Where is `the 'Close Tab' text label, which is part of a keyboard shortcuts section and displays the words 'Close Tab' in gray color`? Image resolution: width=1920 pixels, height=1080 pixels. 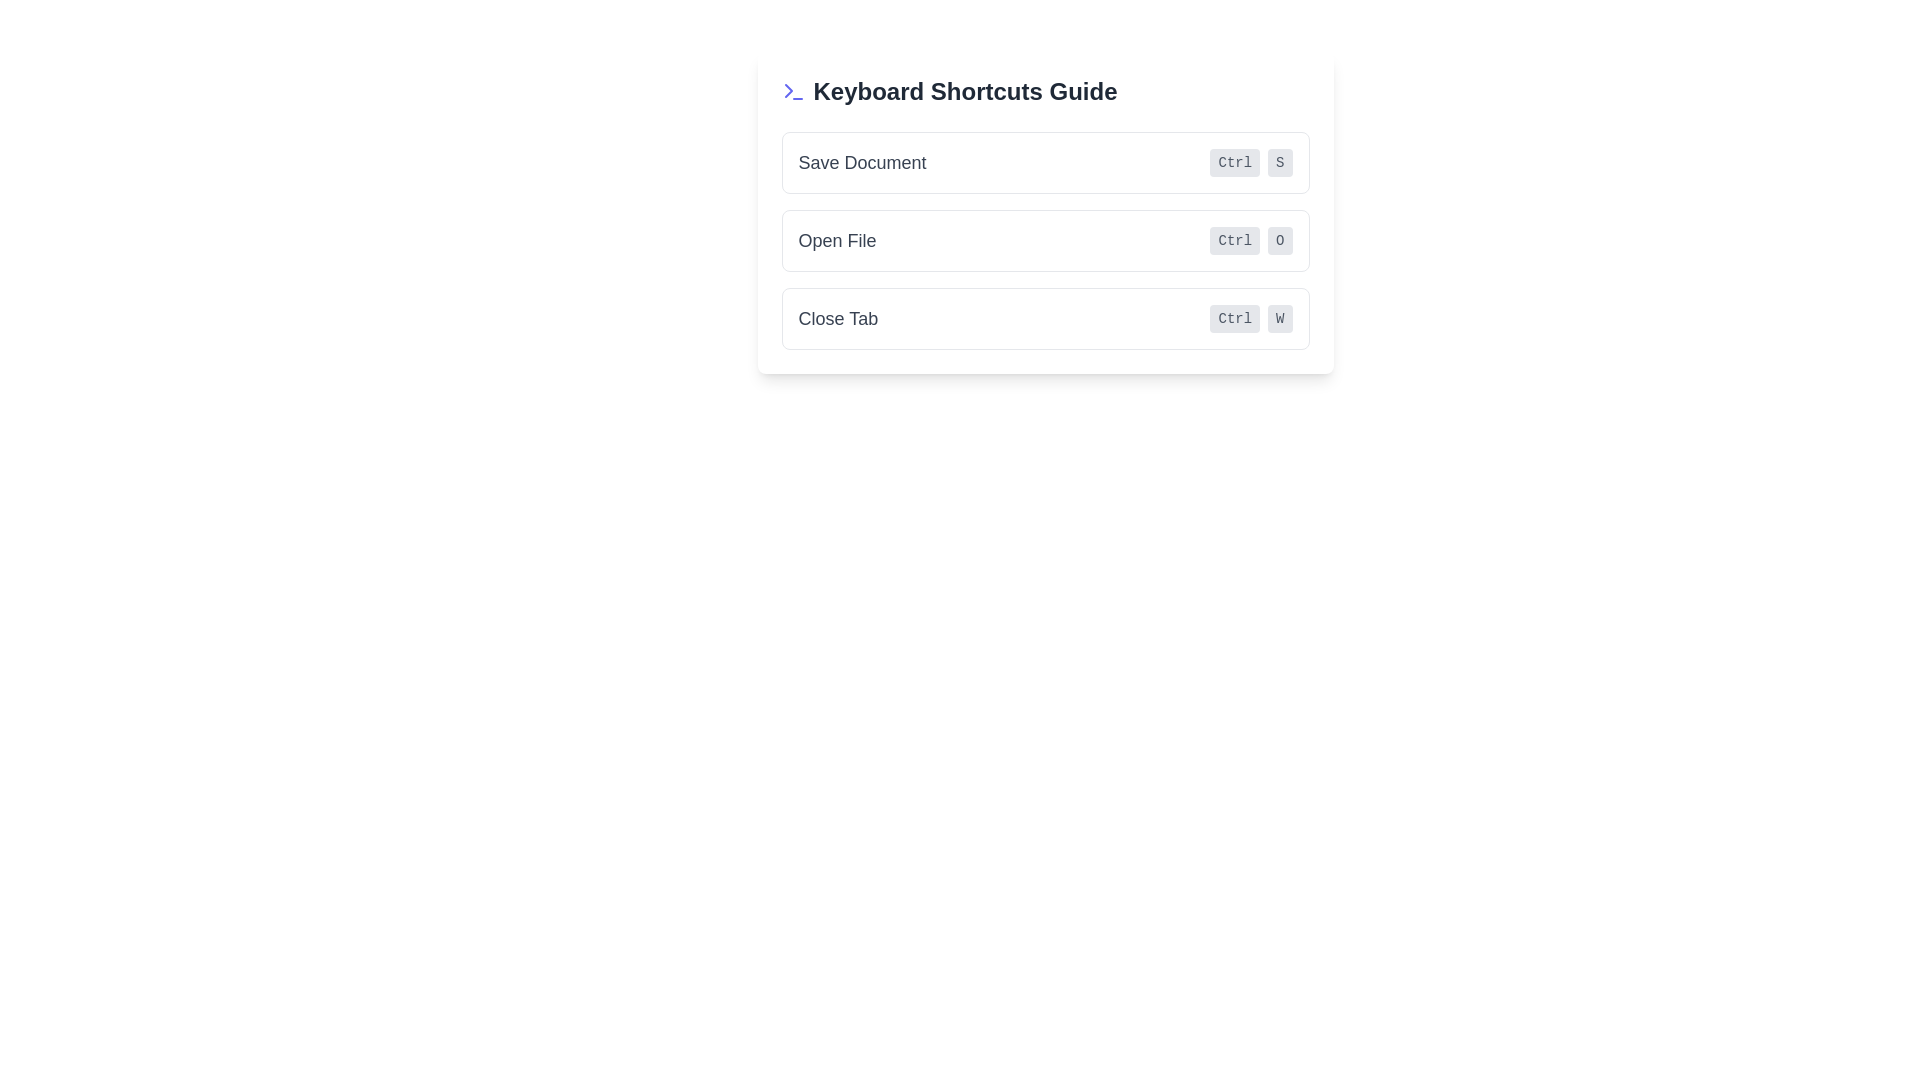
the 'Close Tab' text label, which is part of a keyboard shortcuts section and displays the words 'Close Tab' in gray color is located at coordinates (838, 318).